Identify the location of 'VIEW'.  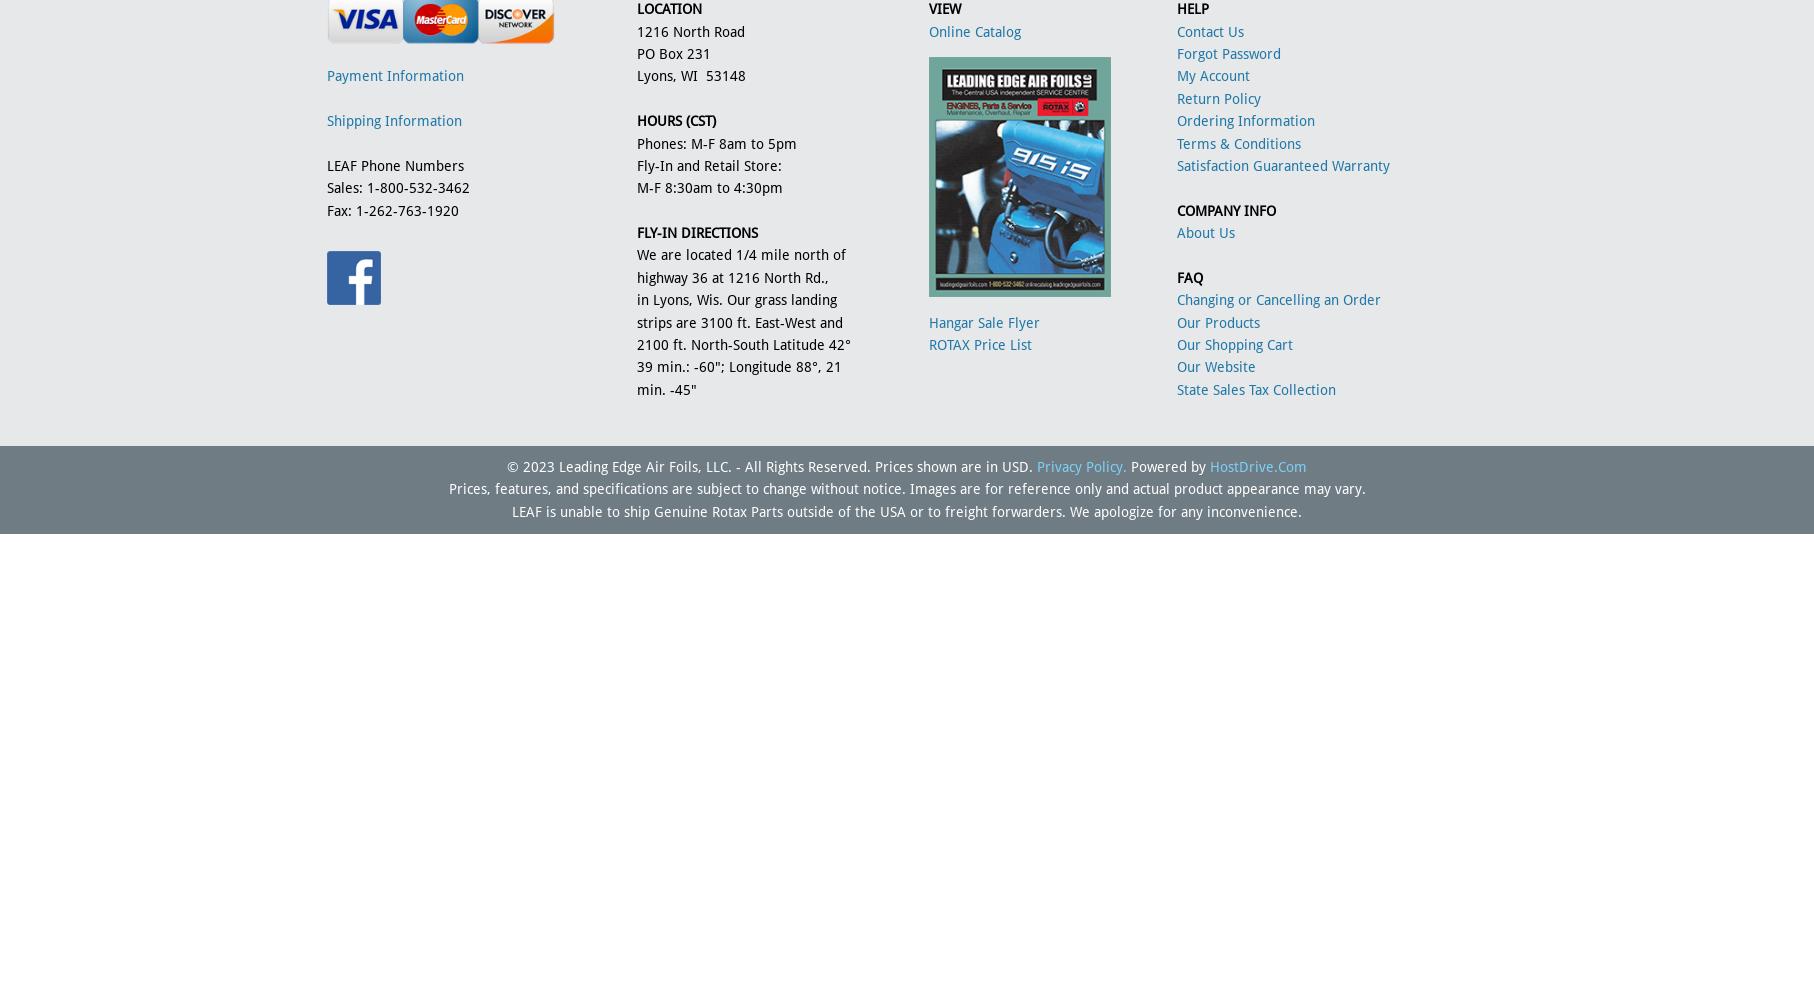
(944, 9).